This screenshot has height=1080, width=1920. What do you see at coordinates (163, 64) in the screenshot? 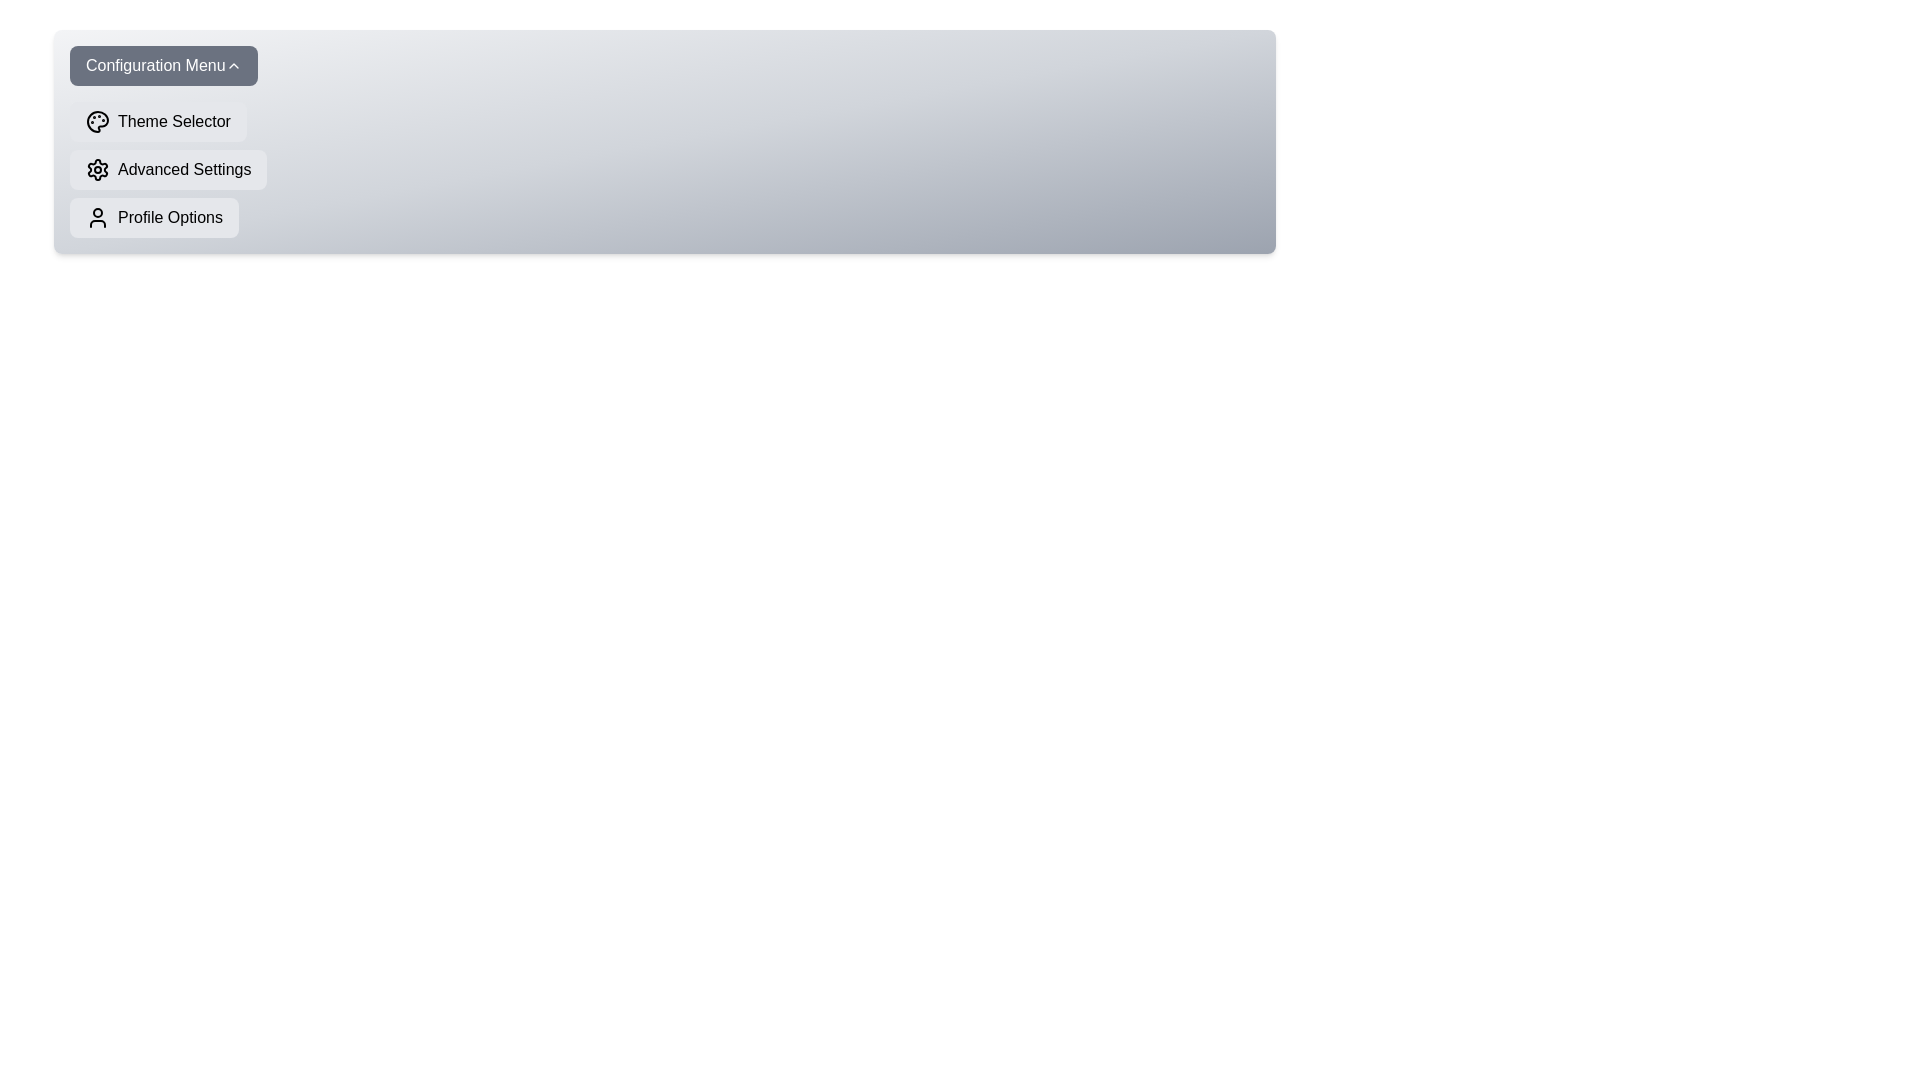
I see `the 'Configuration Menu' button to toggle the visibility of the configuration menu` at bounding box center [163, 64].